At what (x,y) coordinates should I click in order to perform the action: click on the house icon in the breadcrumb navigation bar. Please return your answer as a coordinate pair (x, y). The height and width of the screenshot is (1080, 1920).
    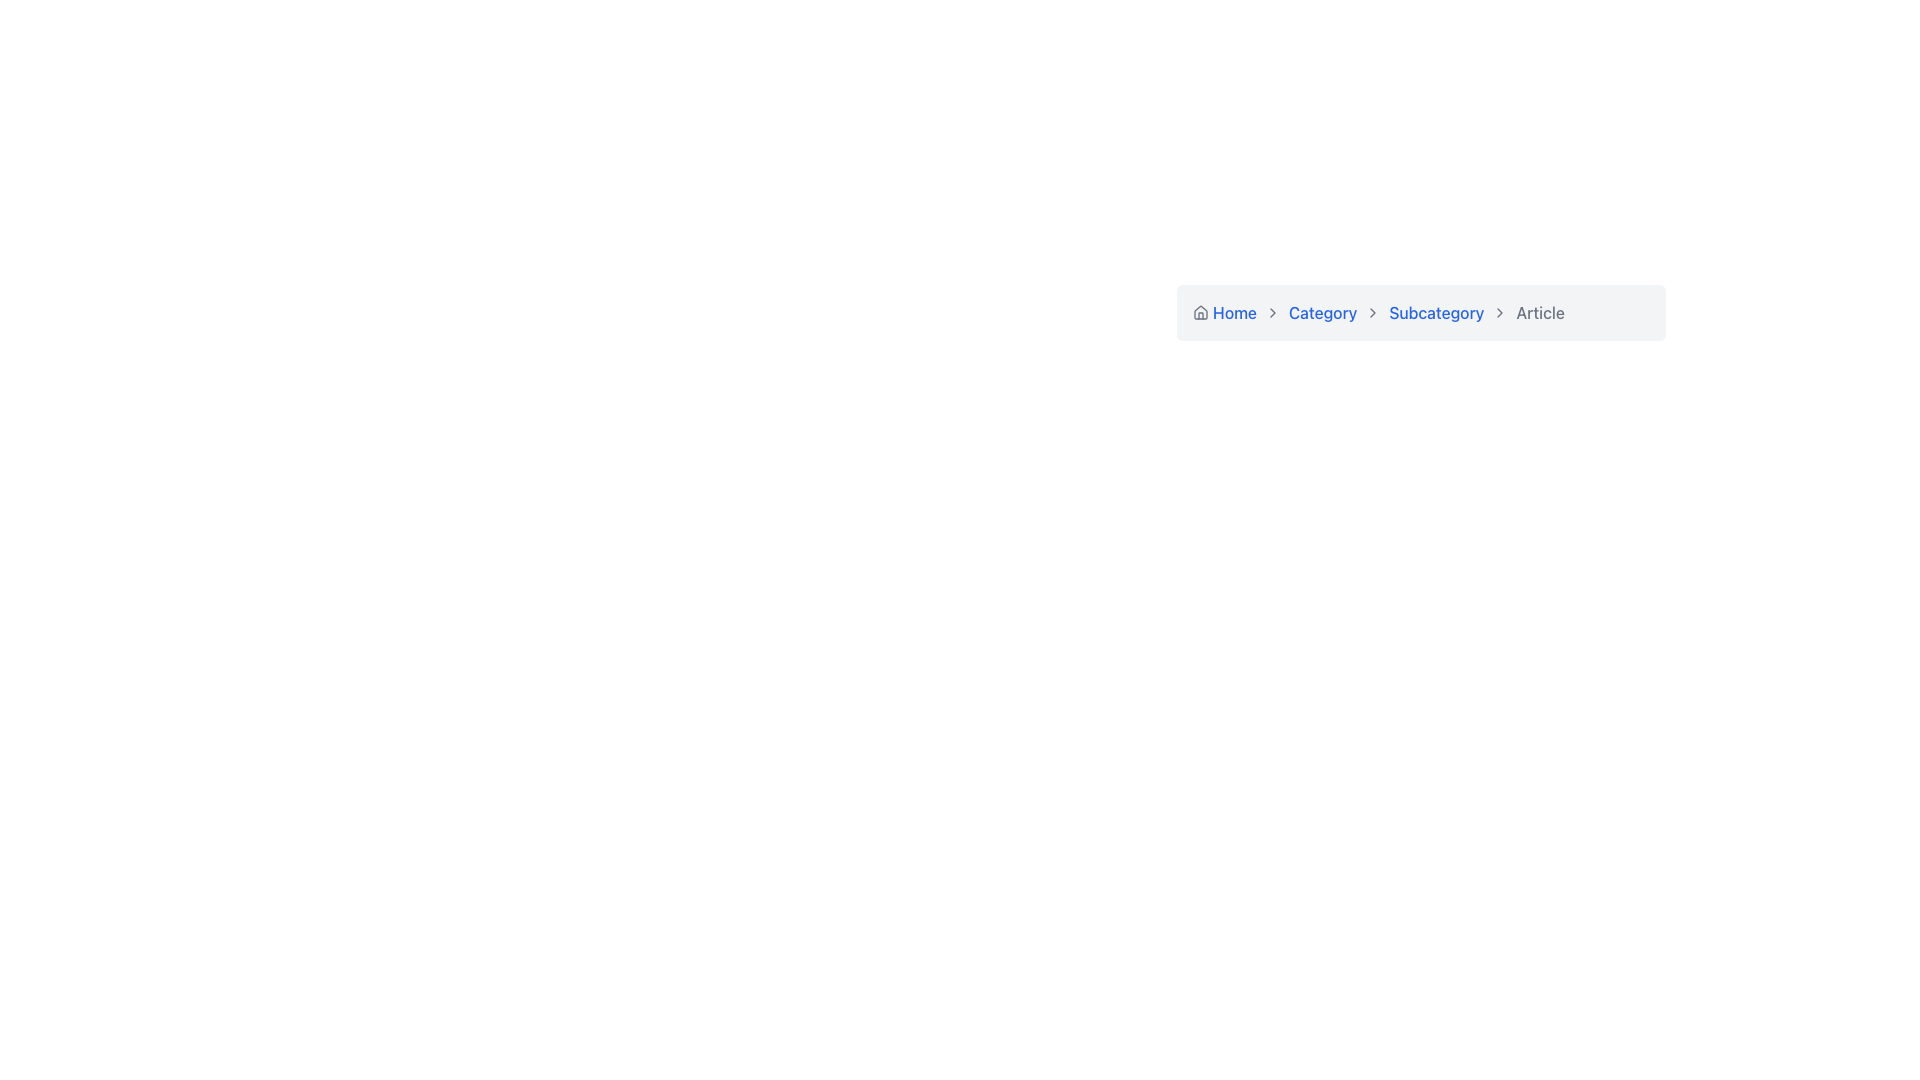
    Looking at the image, I should click on (1200, 312).